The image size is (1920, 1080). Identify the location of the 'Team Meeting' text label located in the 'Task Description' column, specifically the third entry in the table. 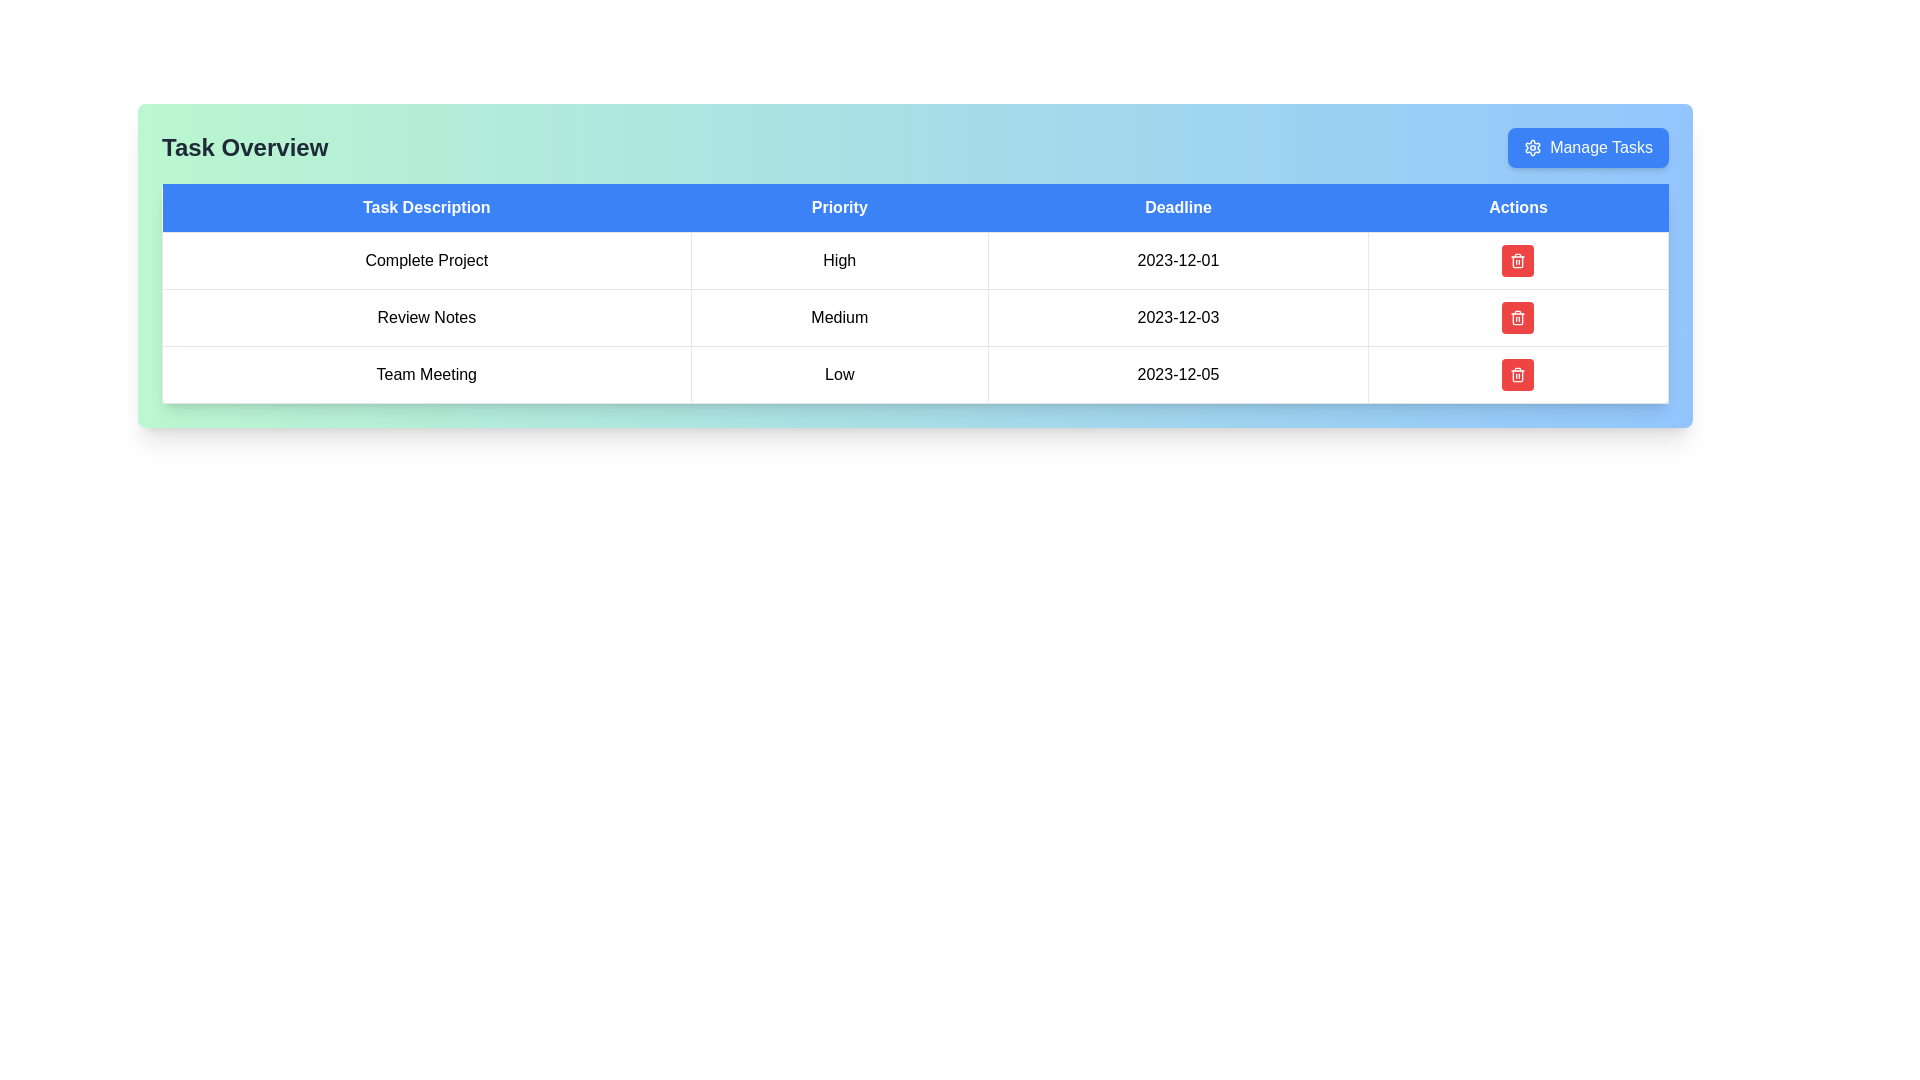
(425, 374).